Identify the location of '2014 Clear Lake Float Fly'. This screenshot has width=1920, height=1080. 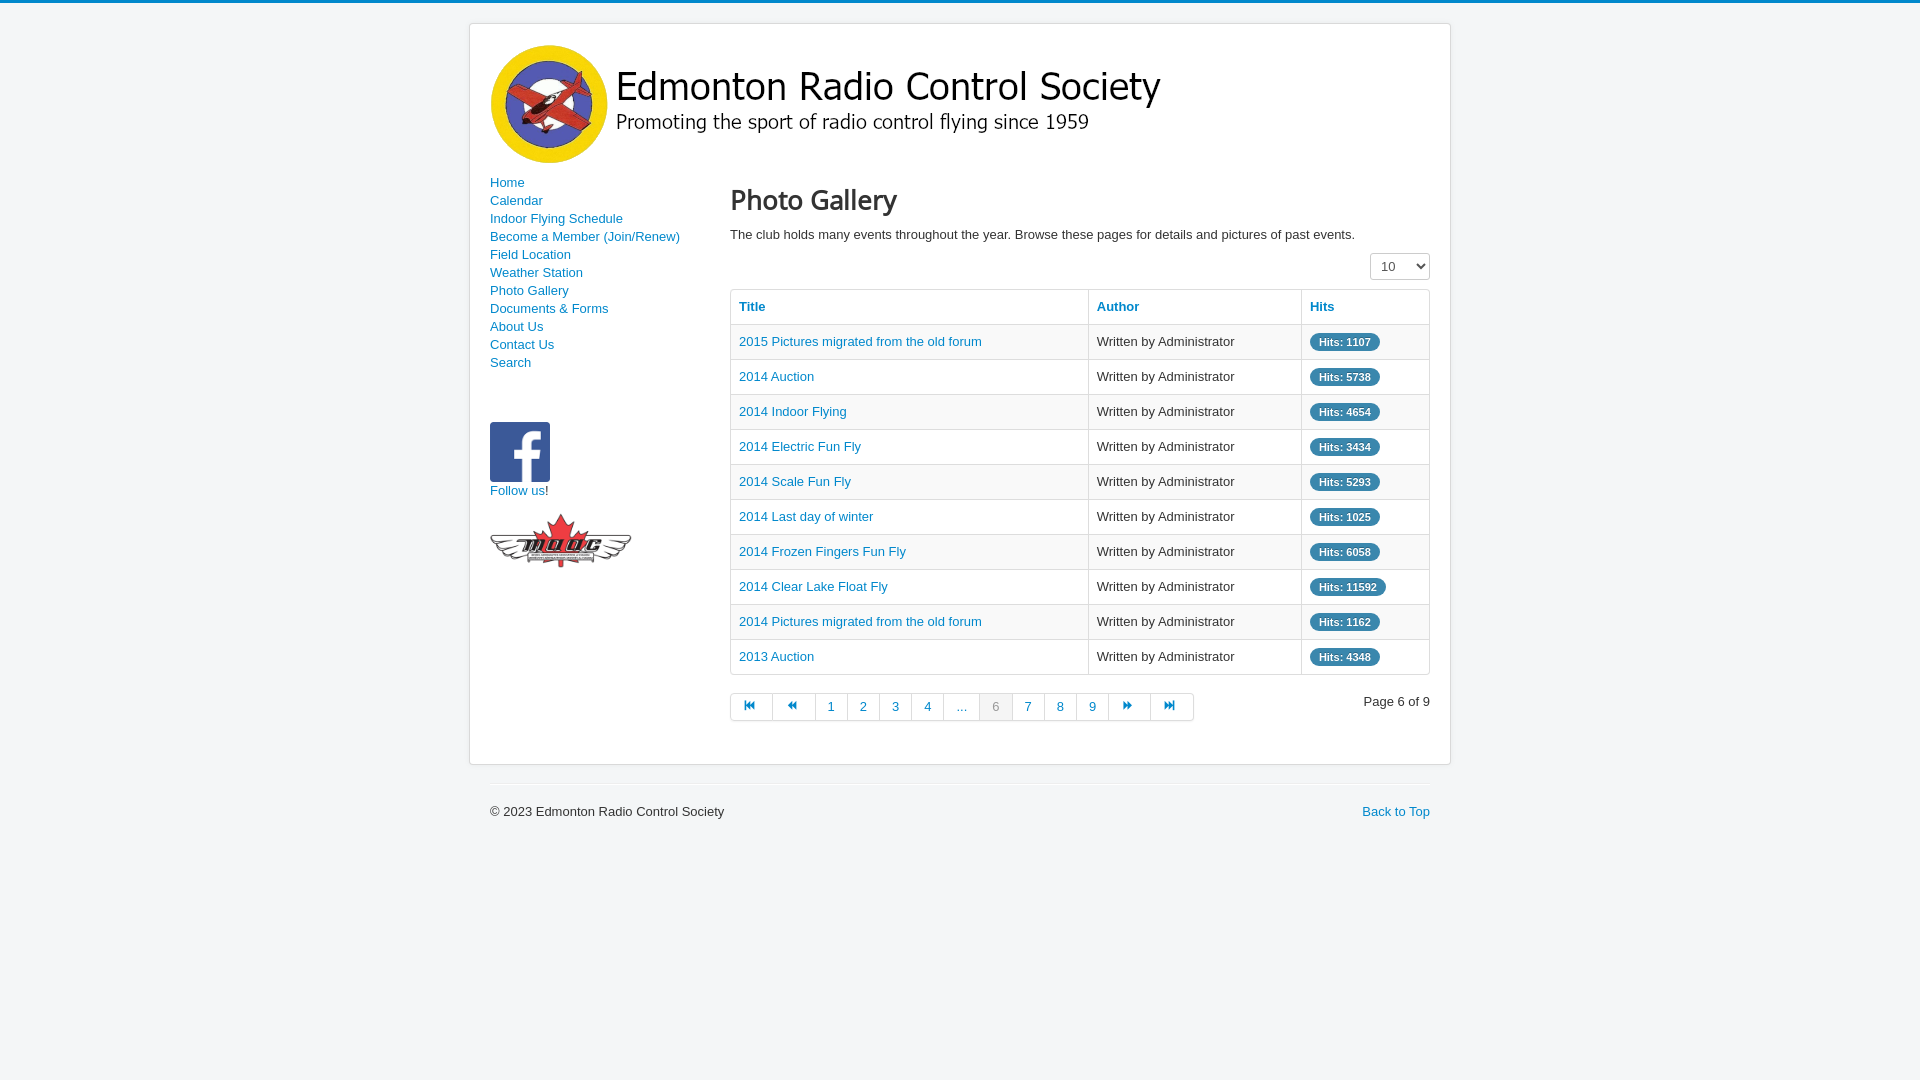
(738, 585).